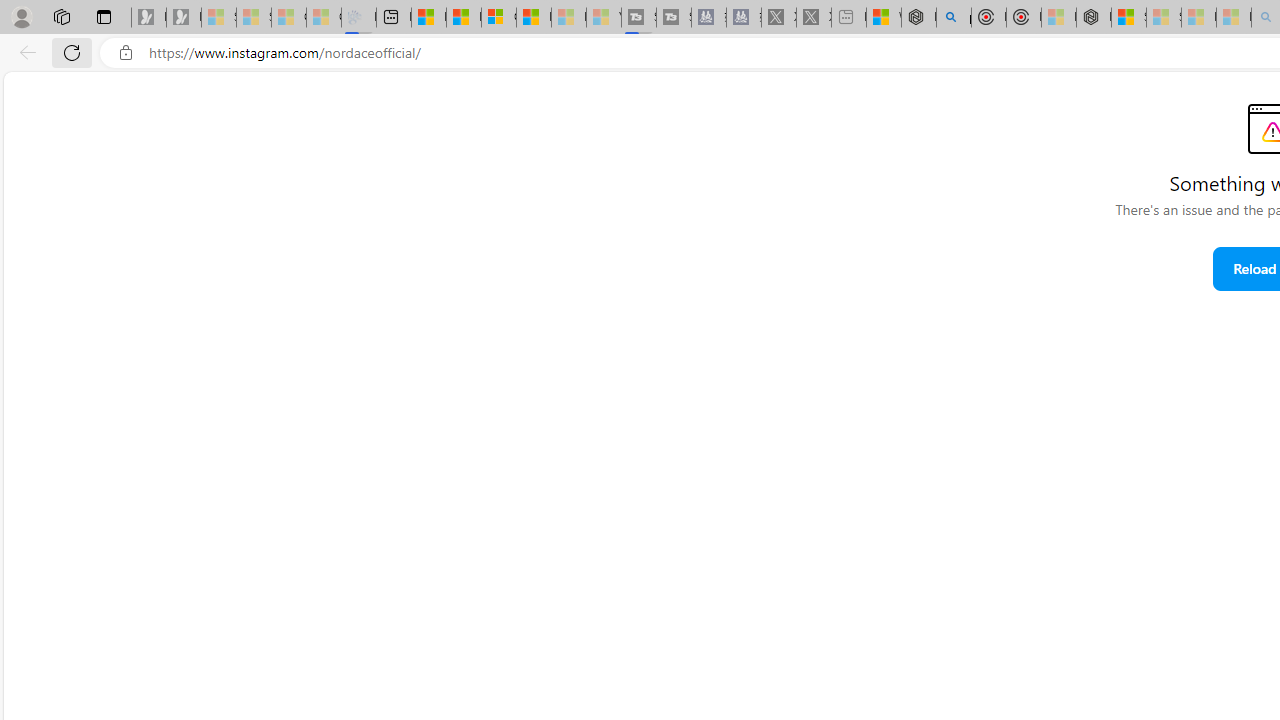 The width and height of the screenshot is (1280, 720). Describe the element at coordinates (567, 17) in the screenshot. I see `'Microsoft Start - Sleeping'` at that location.